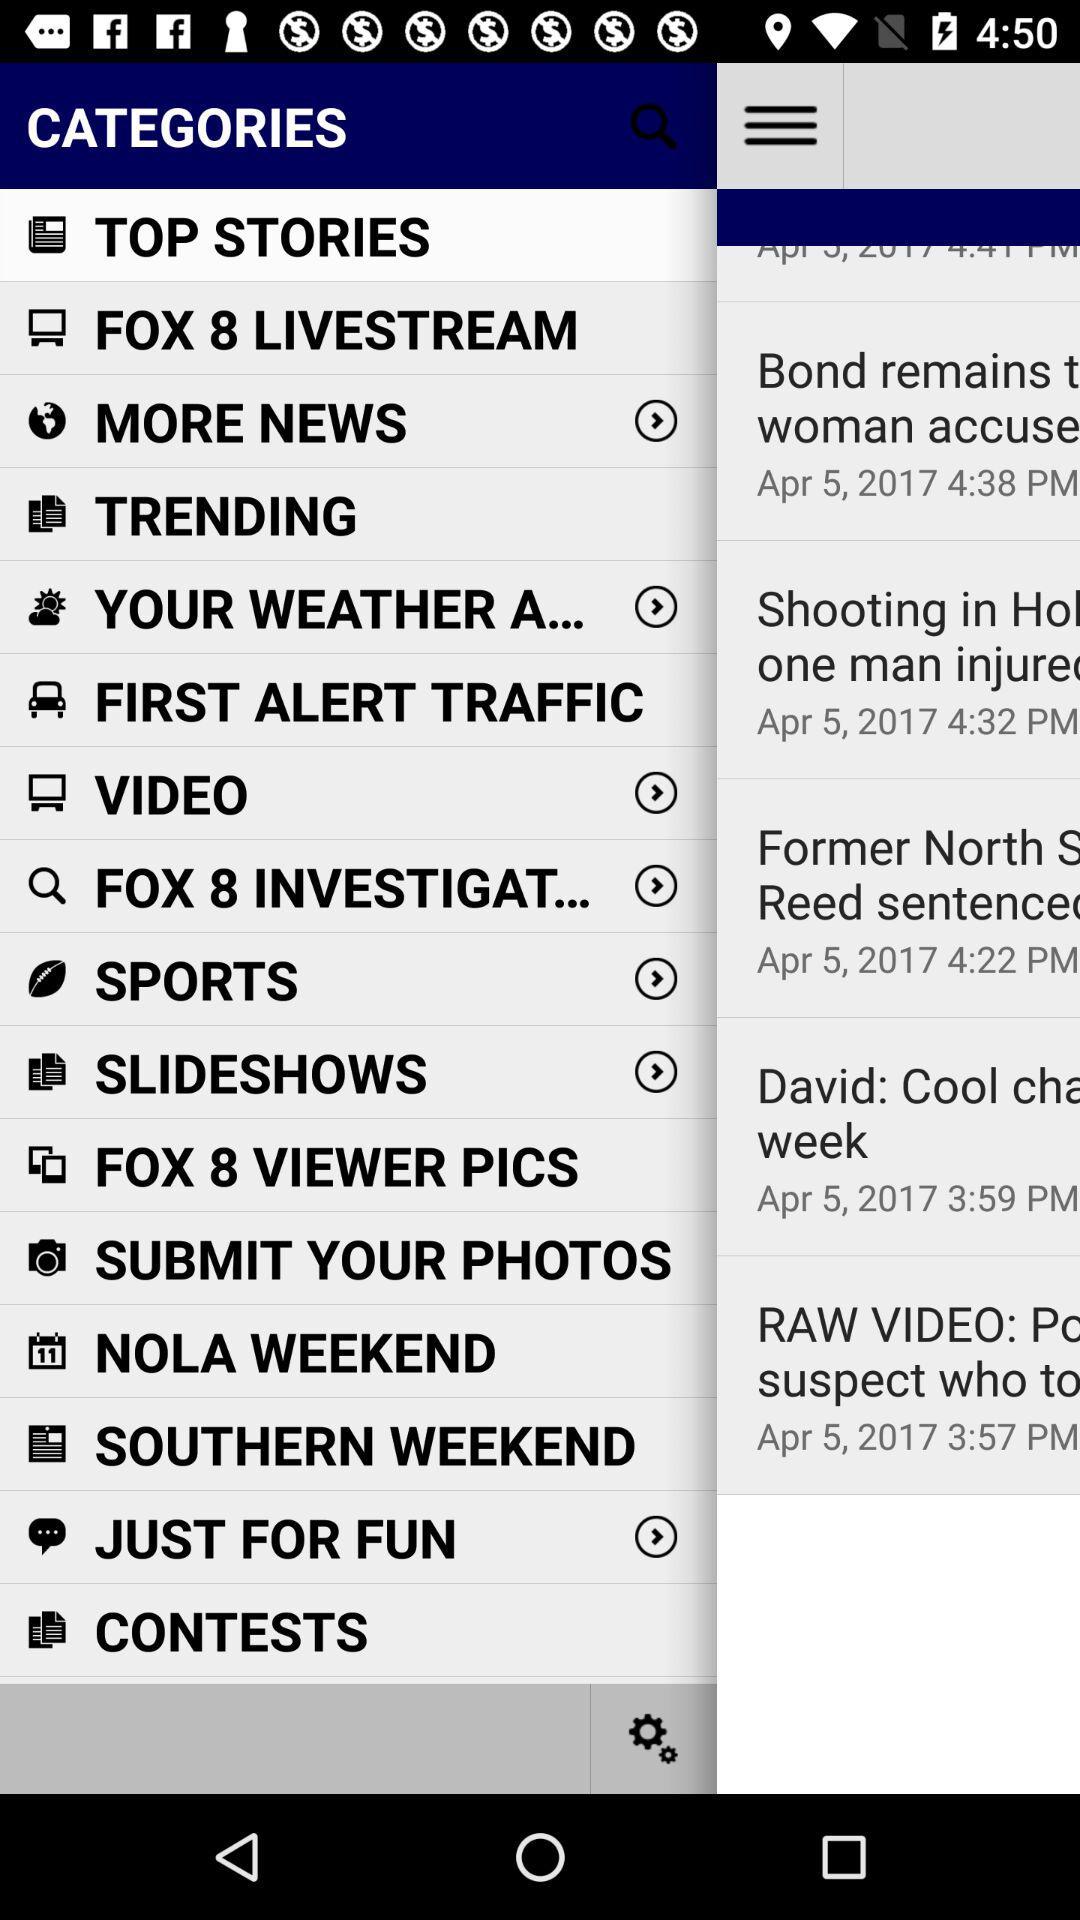 Image resolution: width=1080 pixels, height=1920 pixels. I want to click on the search icon, so click(654, 124).